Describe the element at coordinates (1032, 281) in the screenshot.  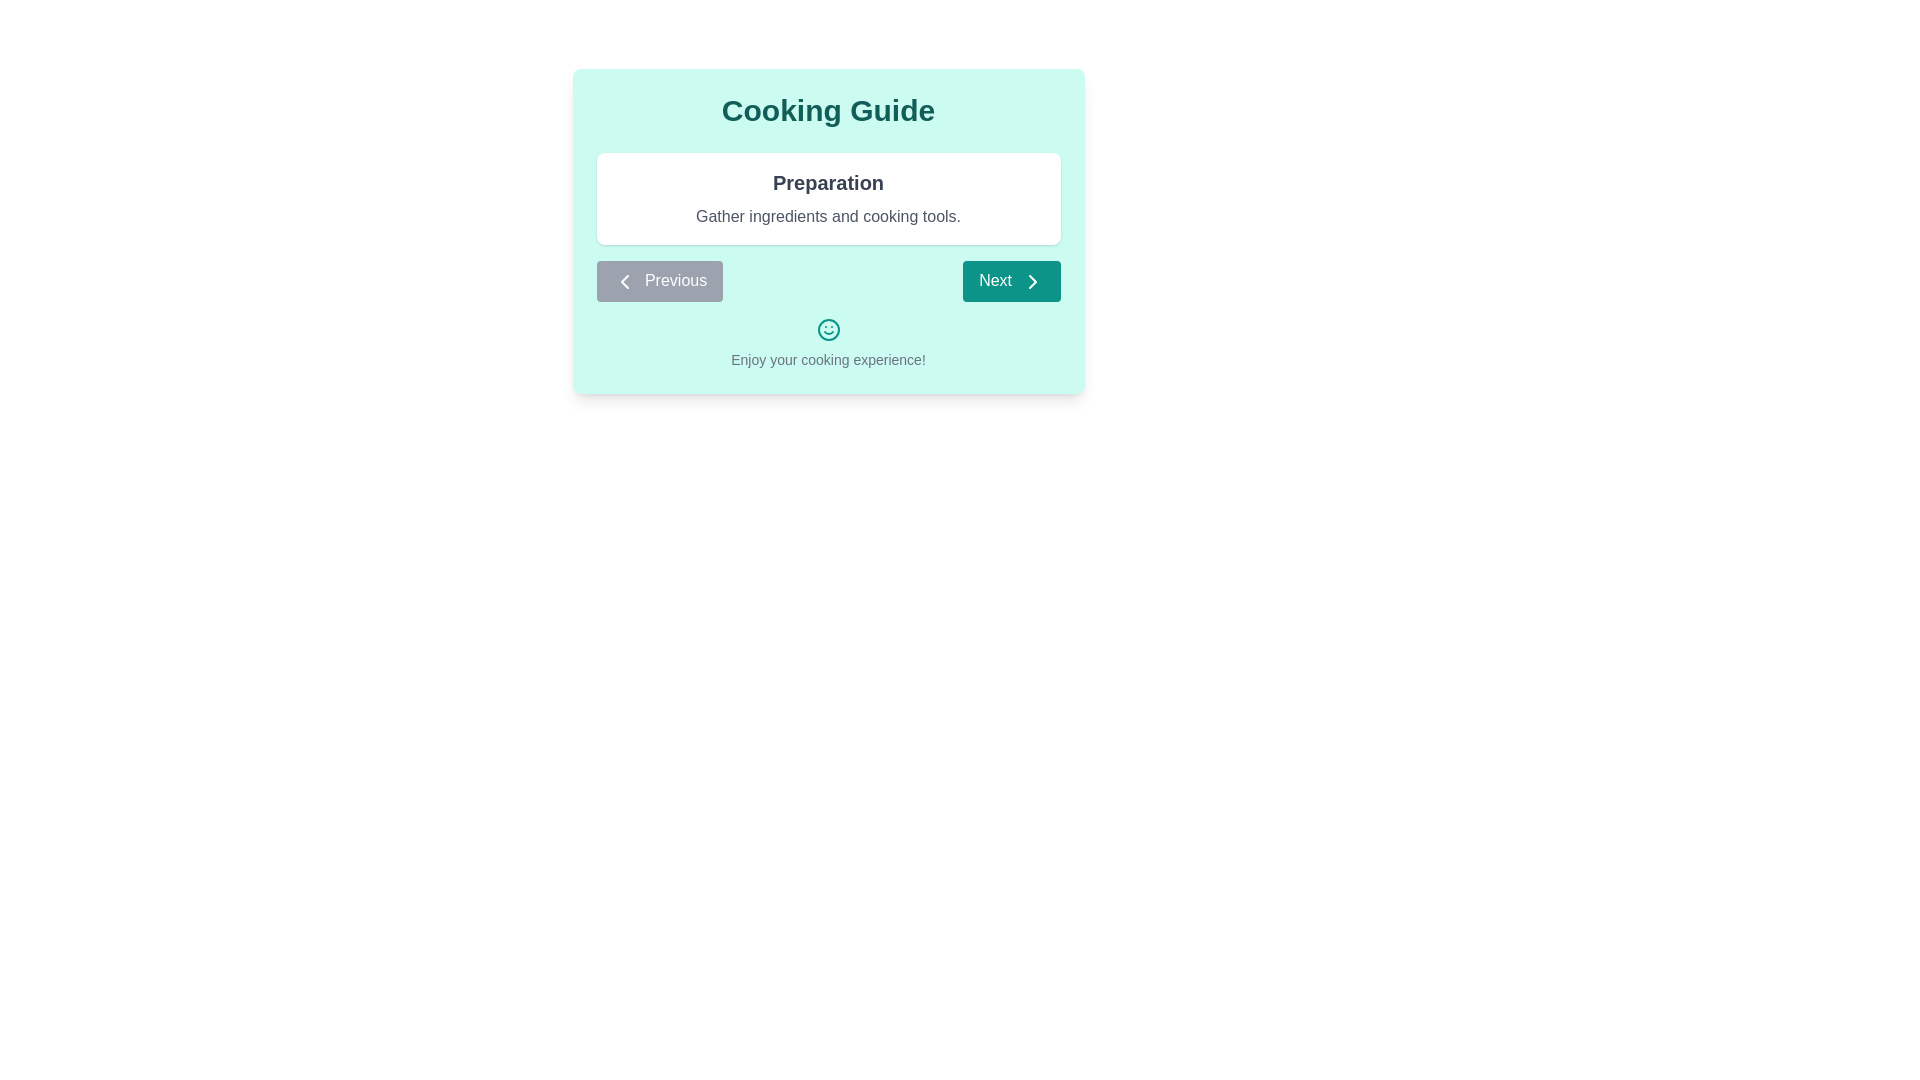
I see `the forward navigation icon located to the right of the 'Next' text within the 'Next' button in the lower-right area of the content panel` at that location.